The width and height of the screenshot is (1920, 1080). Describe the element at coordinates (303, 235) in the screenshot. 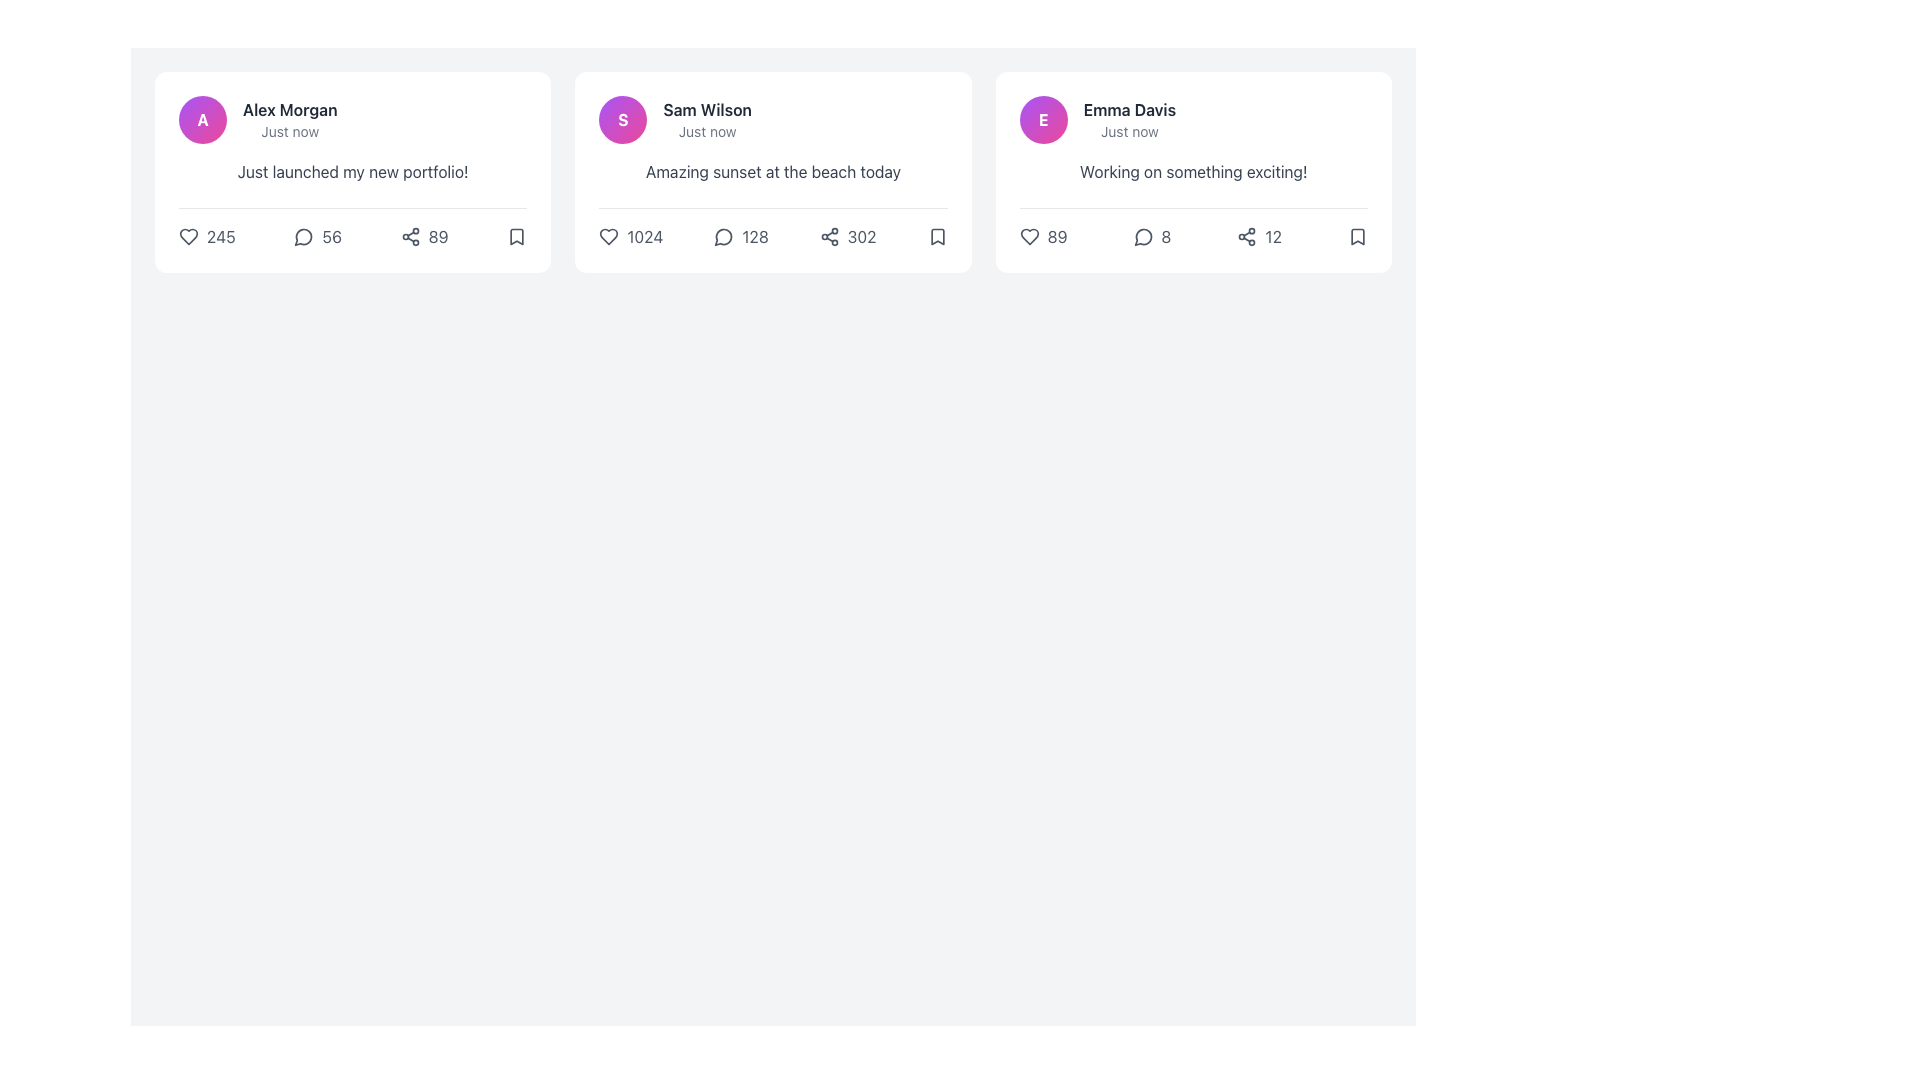

I see `the circular comment indicator icon, which is a minimalistic gray speech bubble located immediately to the left of the number '56' in the user interaction panel of the first post` at that location.